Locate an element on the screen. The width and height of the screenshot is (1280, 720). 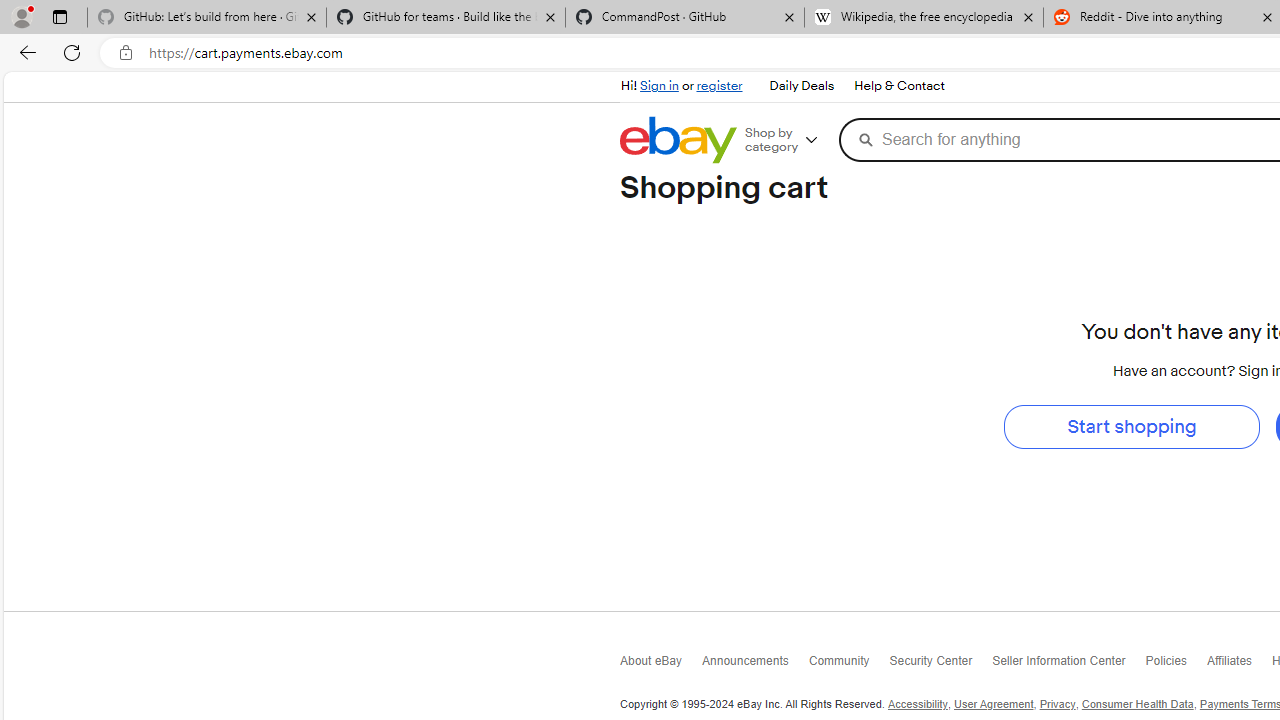
'Help & Contact' is located at coordinates (897, 85).